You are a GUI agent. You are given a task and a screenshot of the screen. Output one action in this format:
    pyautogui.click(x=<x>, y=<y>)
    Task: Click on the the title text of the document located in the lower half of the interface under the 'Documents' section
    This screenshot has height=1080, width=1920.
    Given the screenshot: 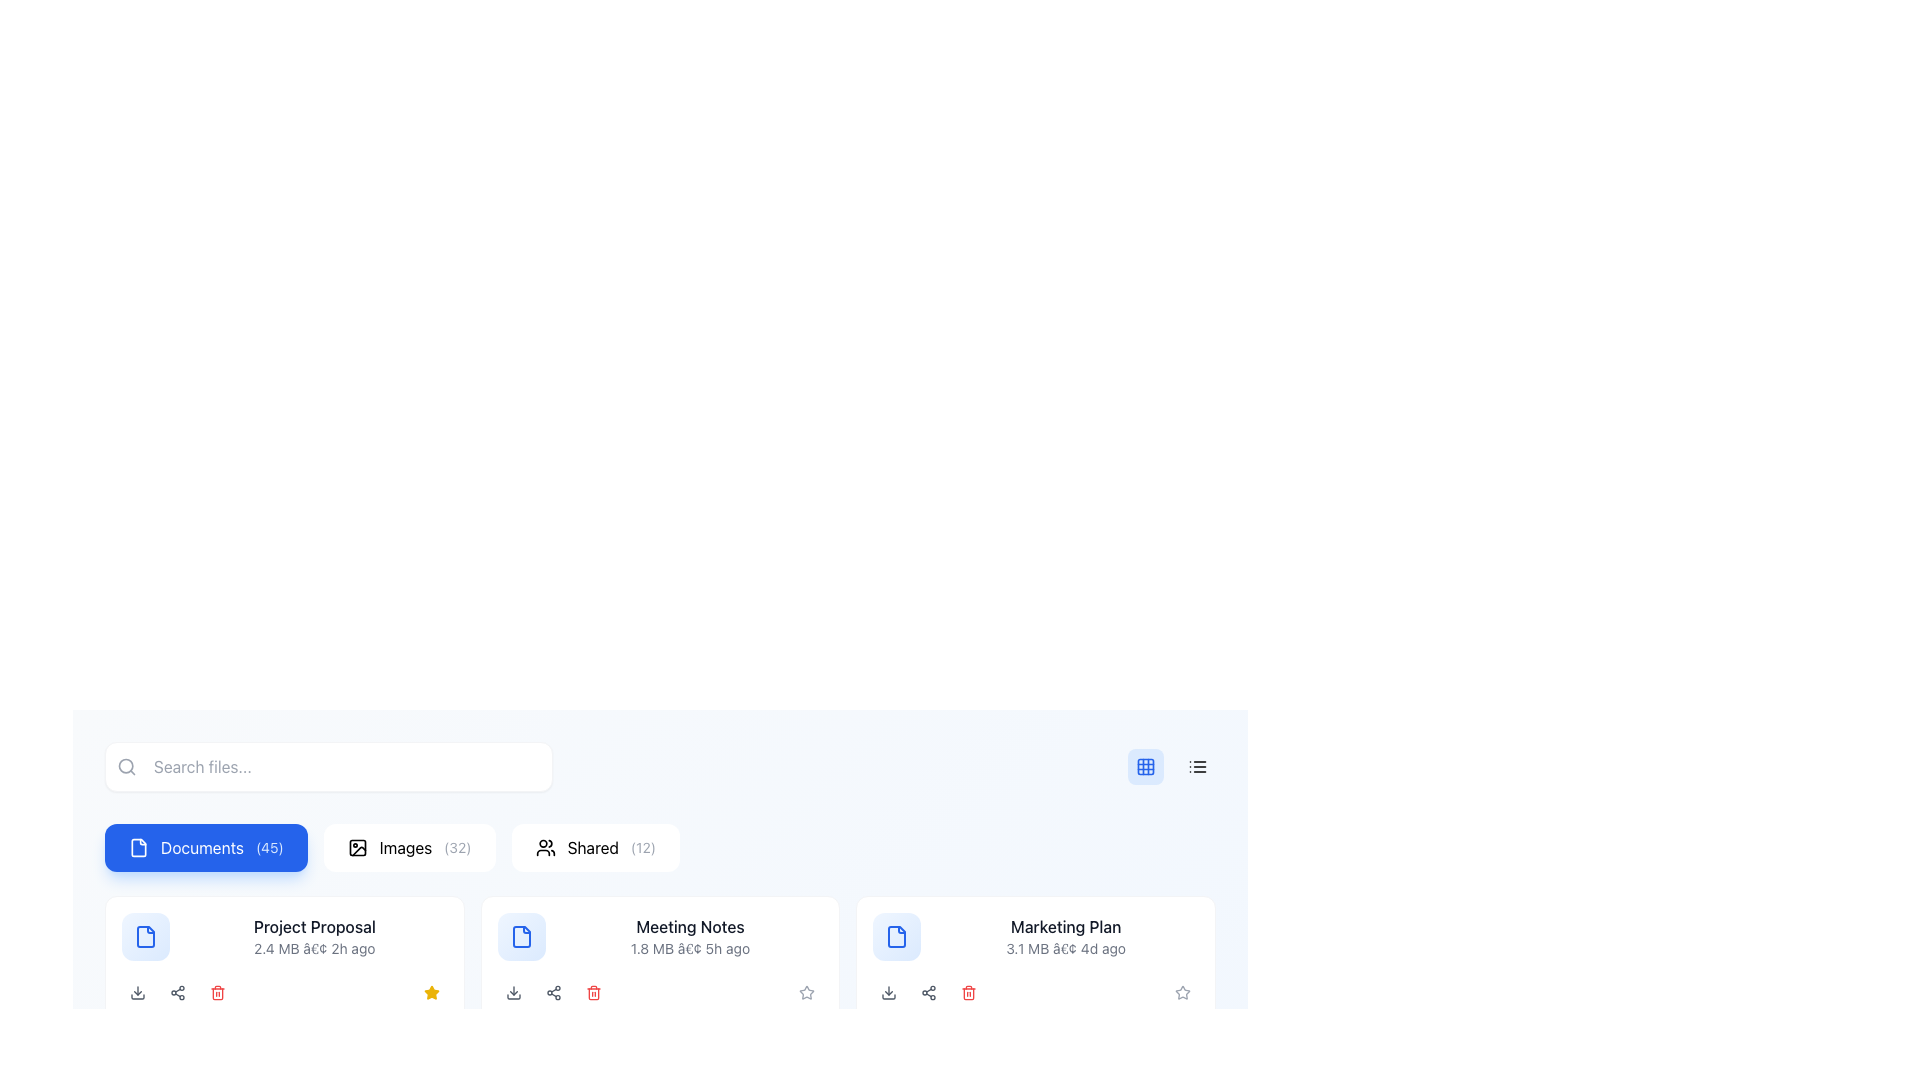 What is the action you would take?
    pyautogui.click(x=313, y=926)
    